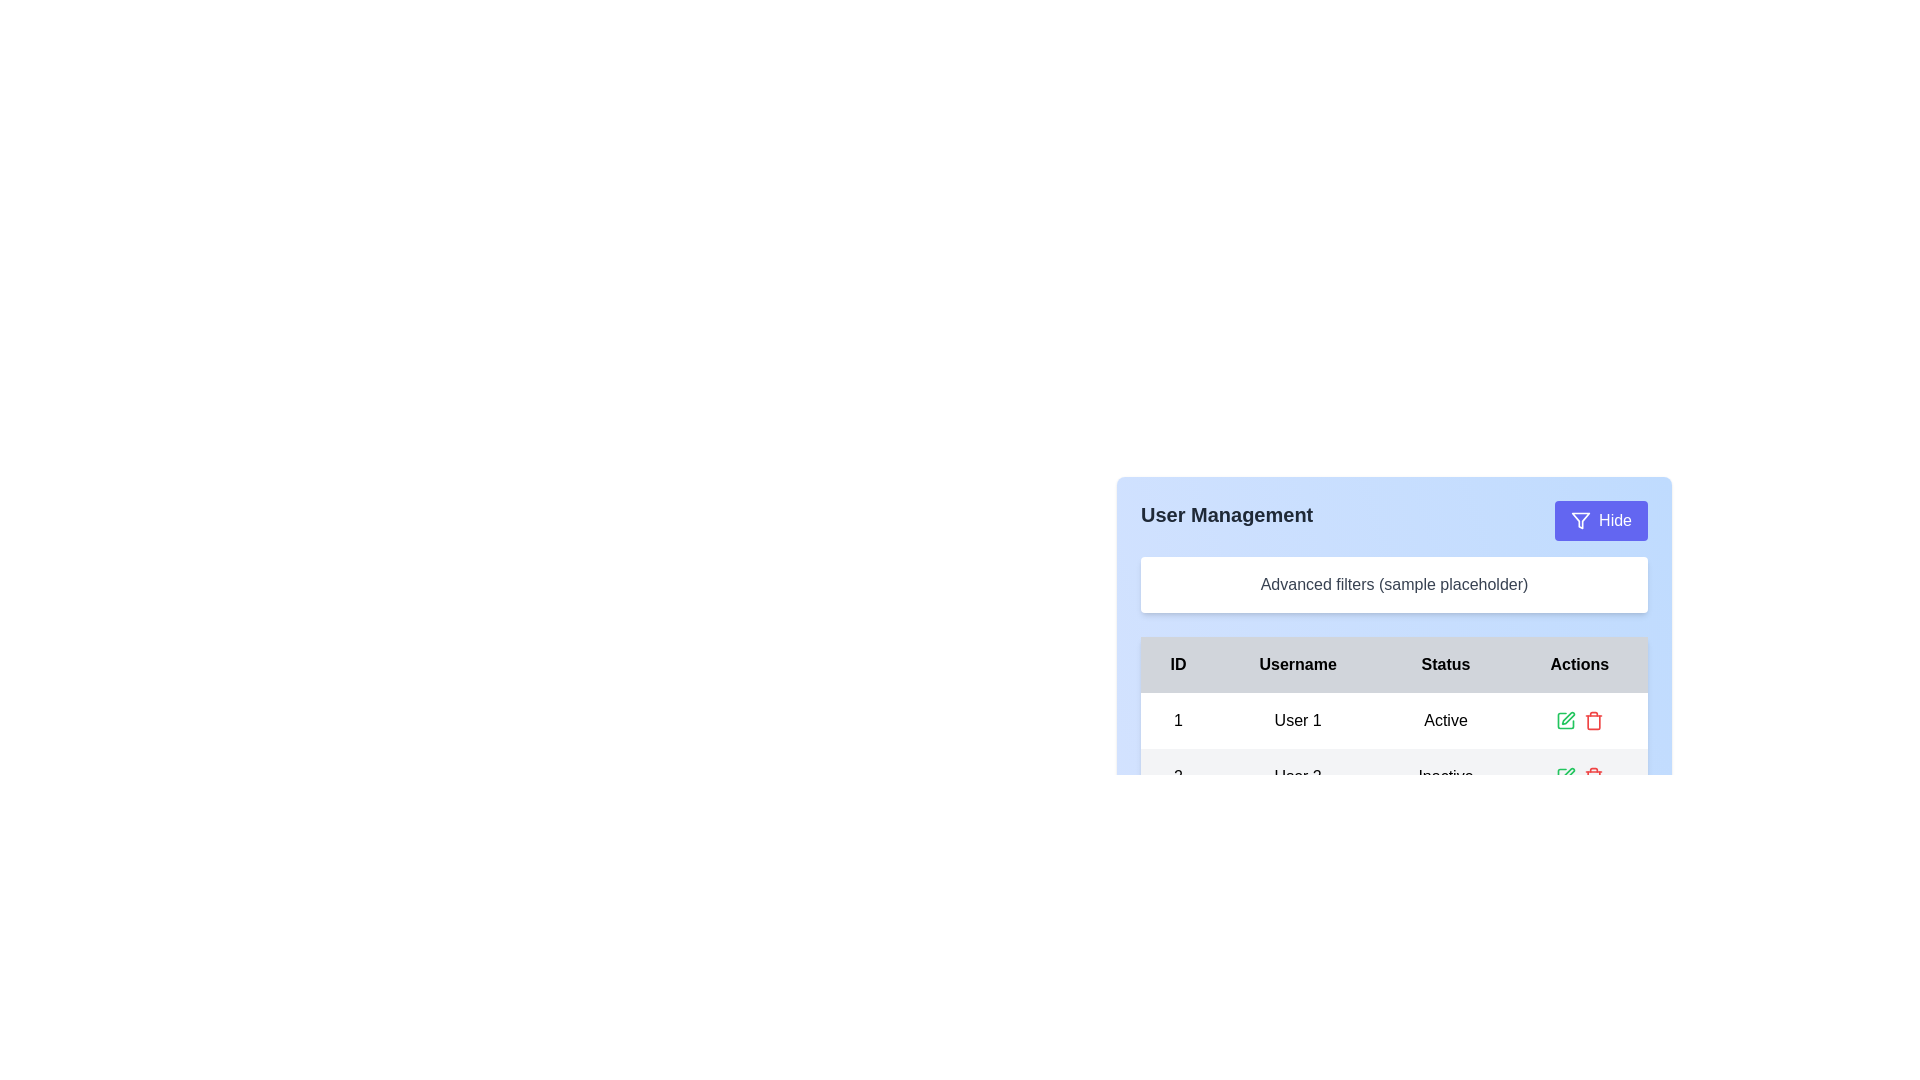 The width and height of the screenshot is (1920, 1080). Describe the element at coordinates (1393, 584) in the screenshot. I see `the text label displaying 'Advanced filters (sample placeholder)' in light gray color, which is centrally positioned within a card below the 'User Management' section` at that location.